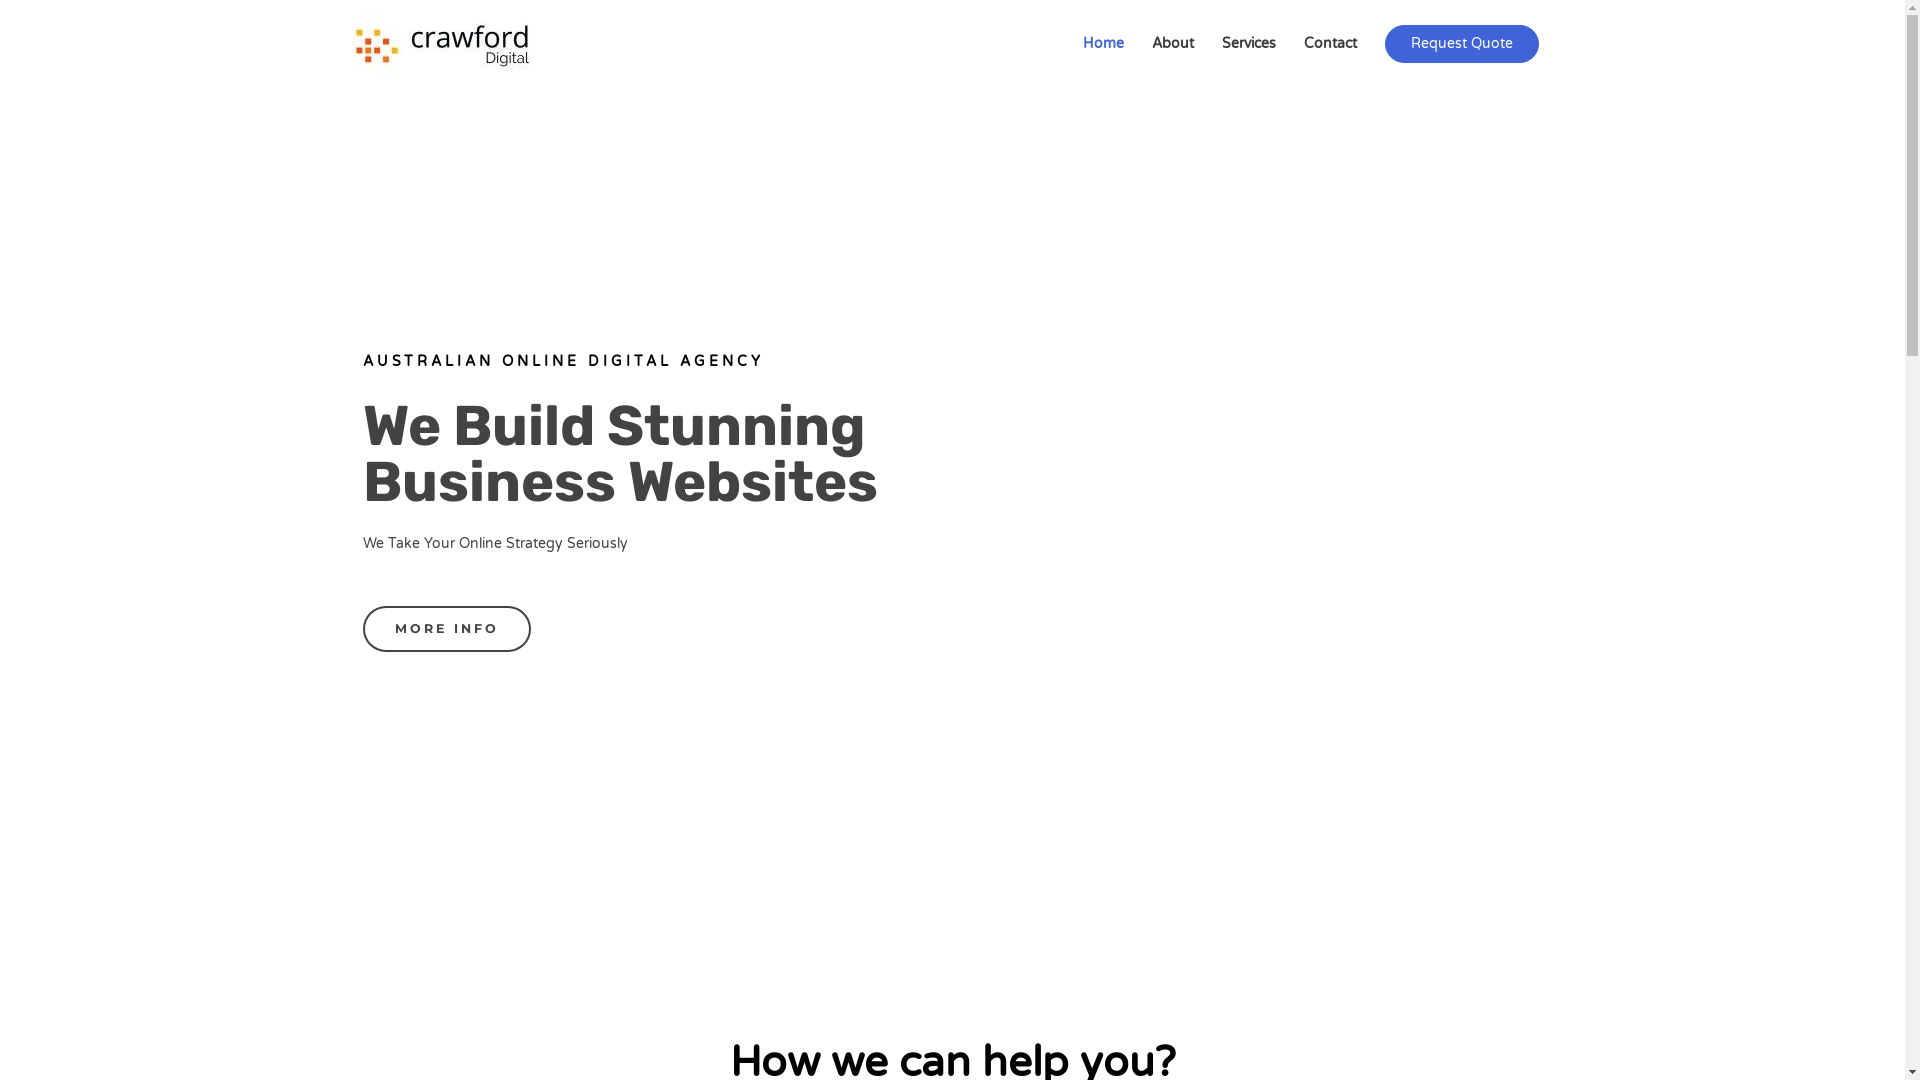  Describe the element at coordinates (1101, 43) in the screenshot. I see `'Home'` at that location.